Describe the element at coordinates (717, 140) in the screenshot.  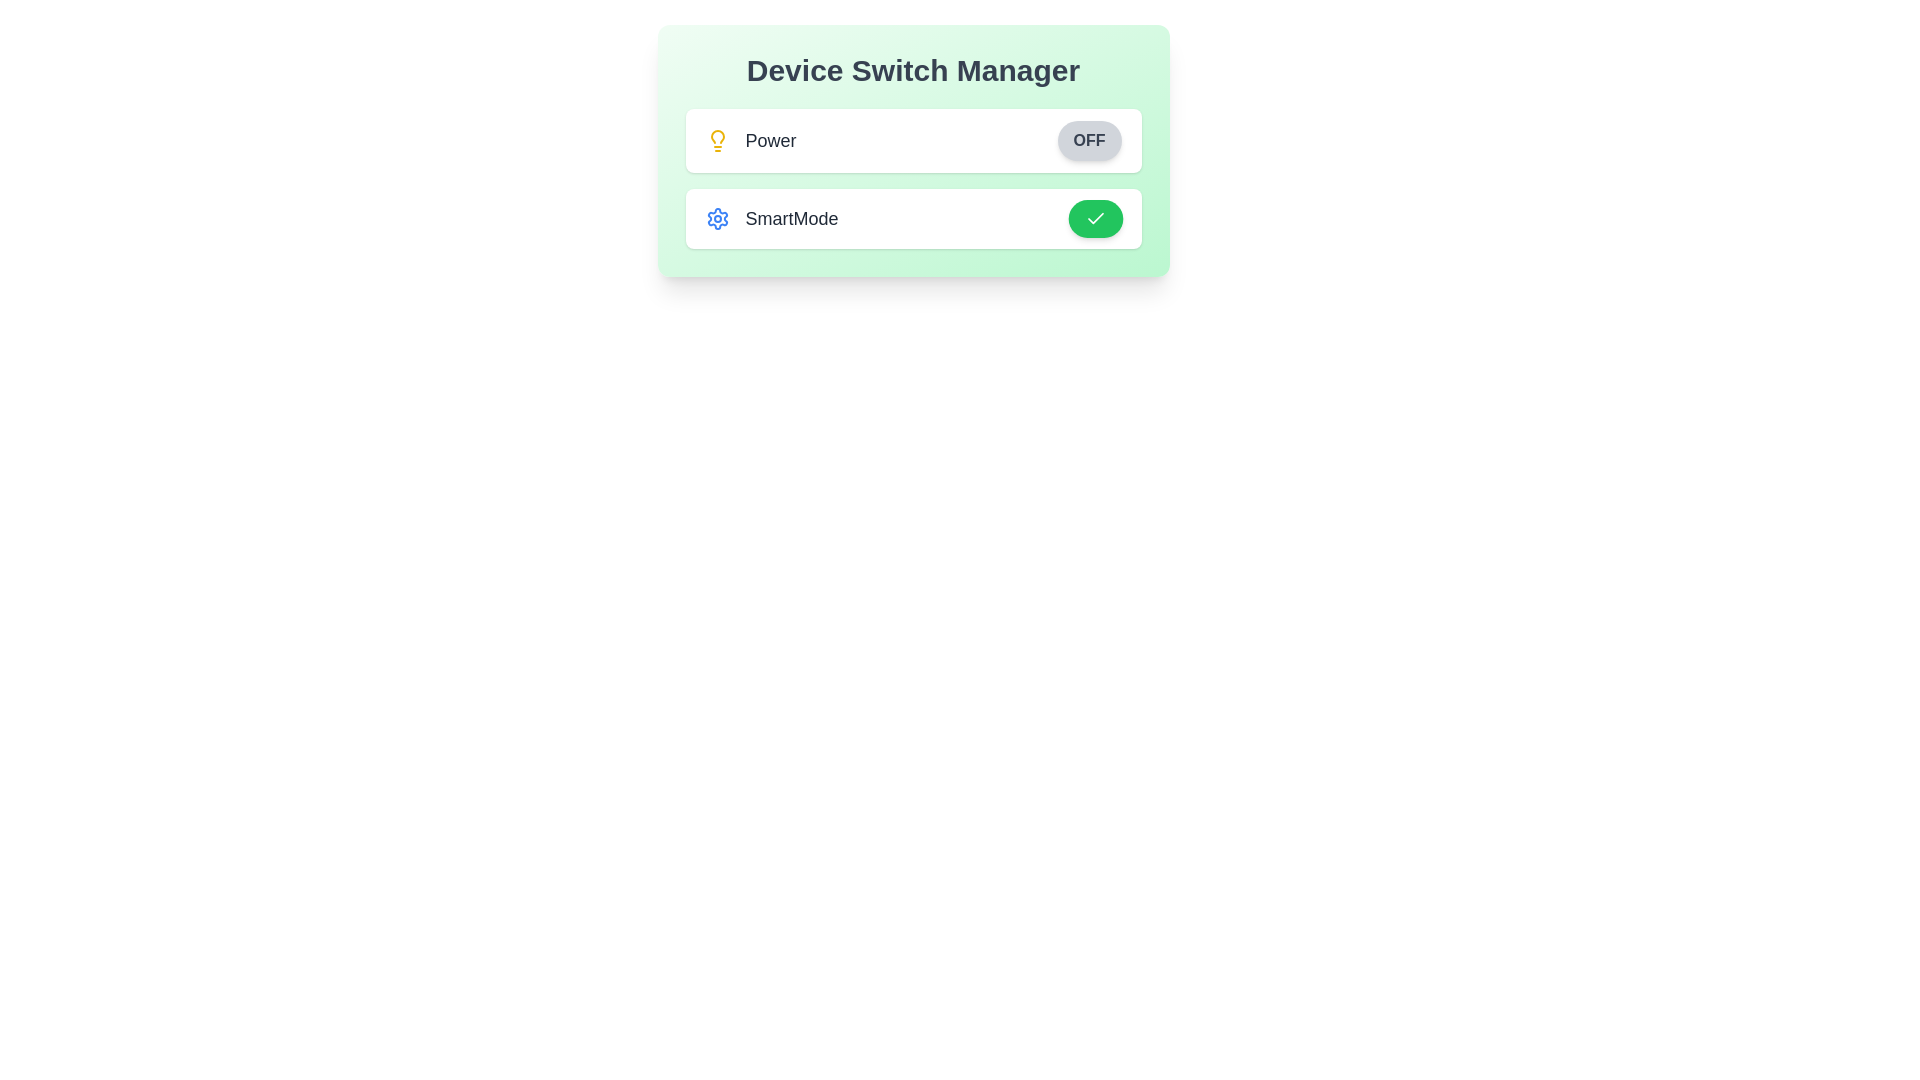
I see `the lightbulb icon next to the 'Power' label` at that location.